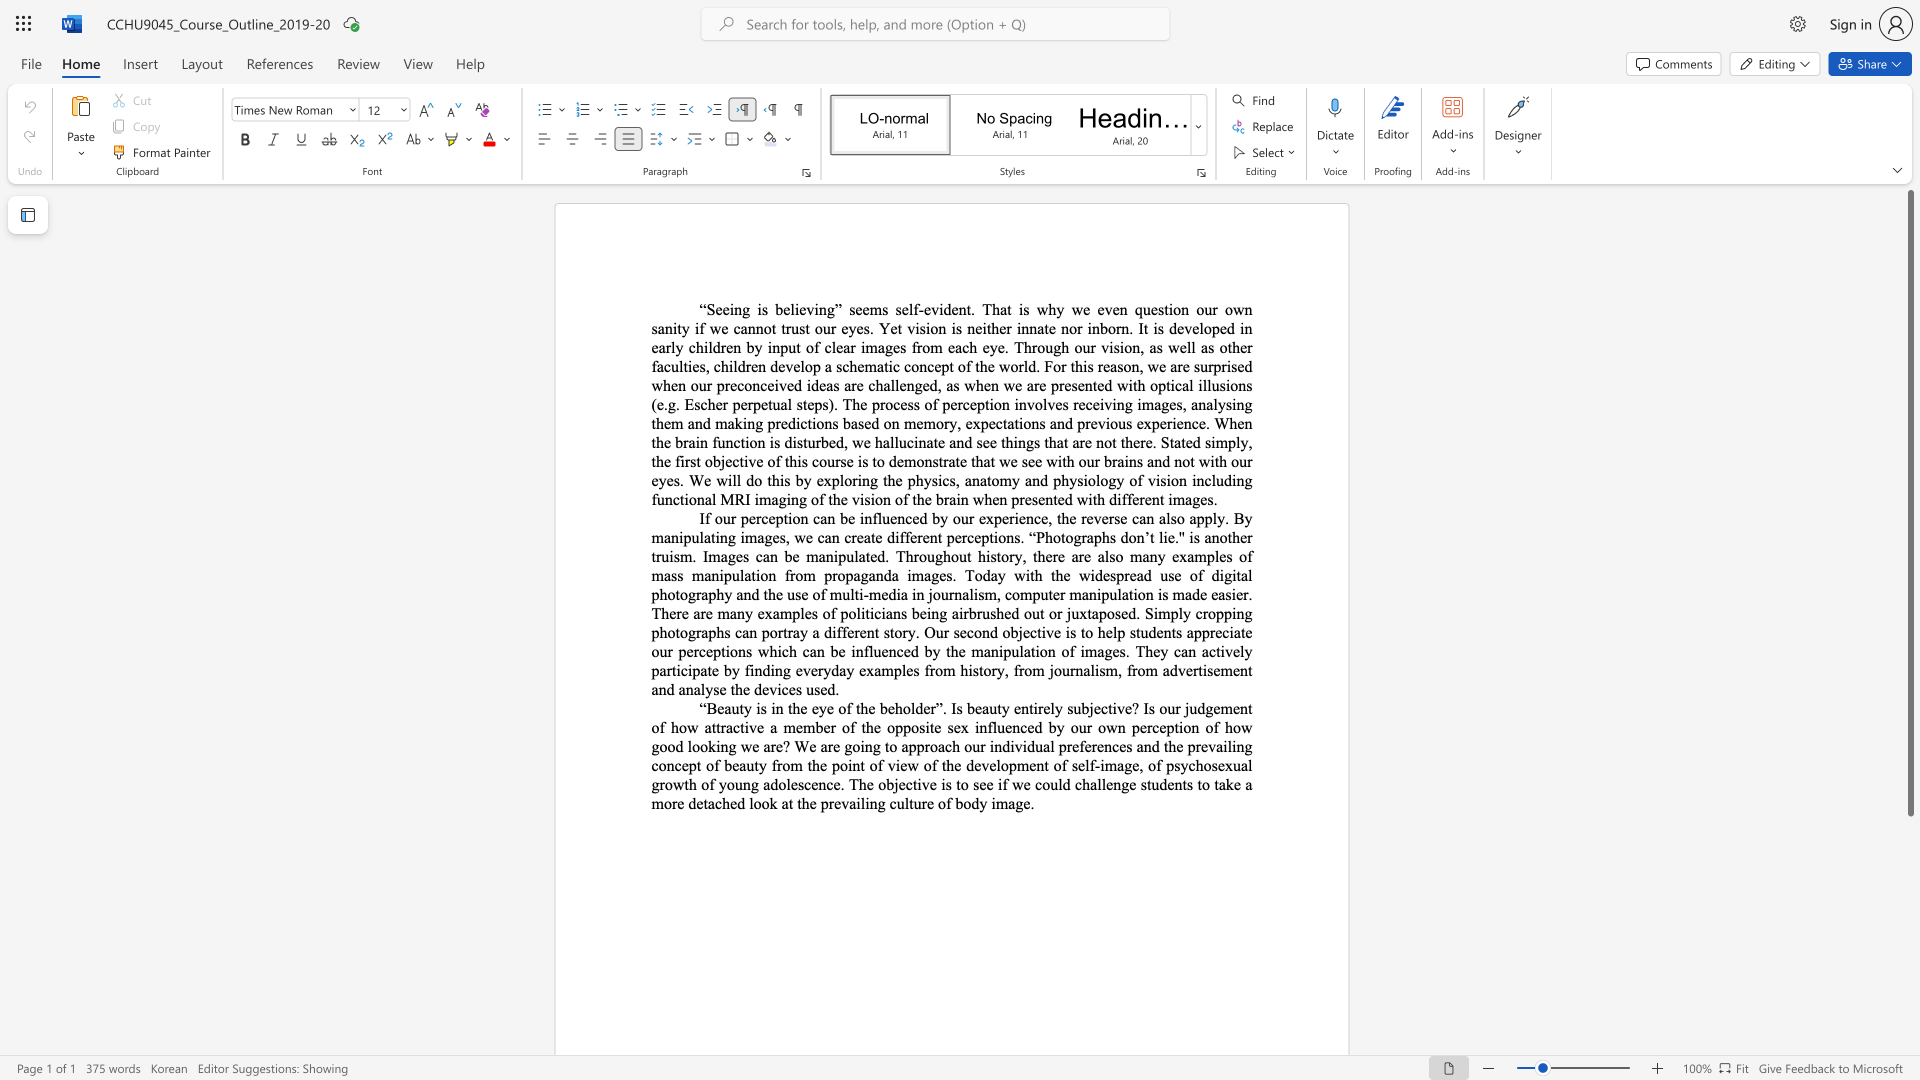 Image resolution: width=1920 pixels, height=1080 pixels. Describe the element at coordinates (1909, 929) in the screenshot. I see `the scrollbar to slide the page down` at that location.